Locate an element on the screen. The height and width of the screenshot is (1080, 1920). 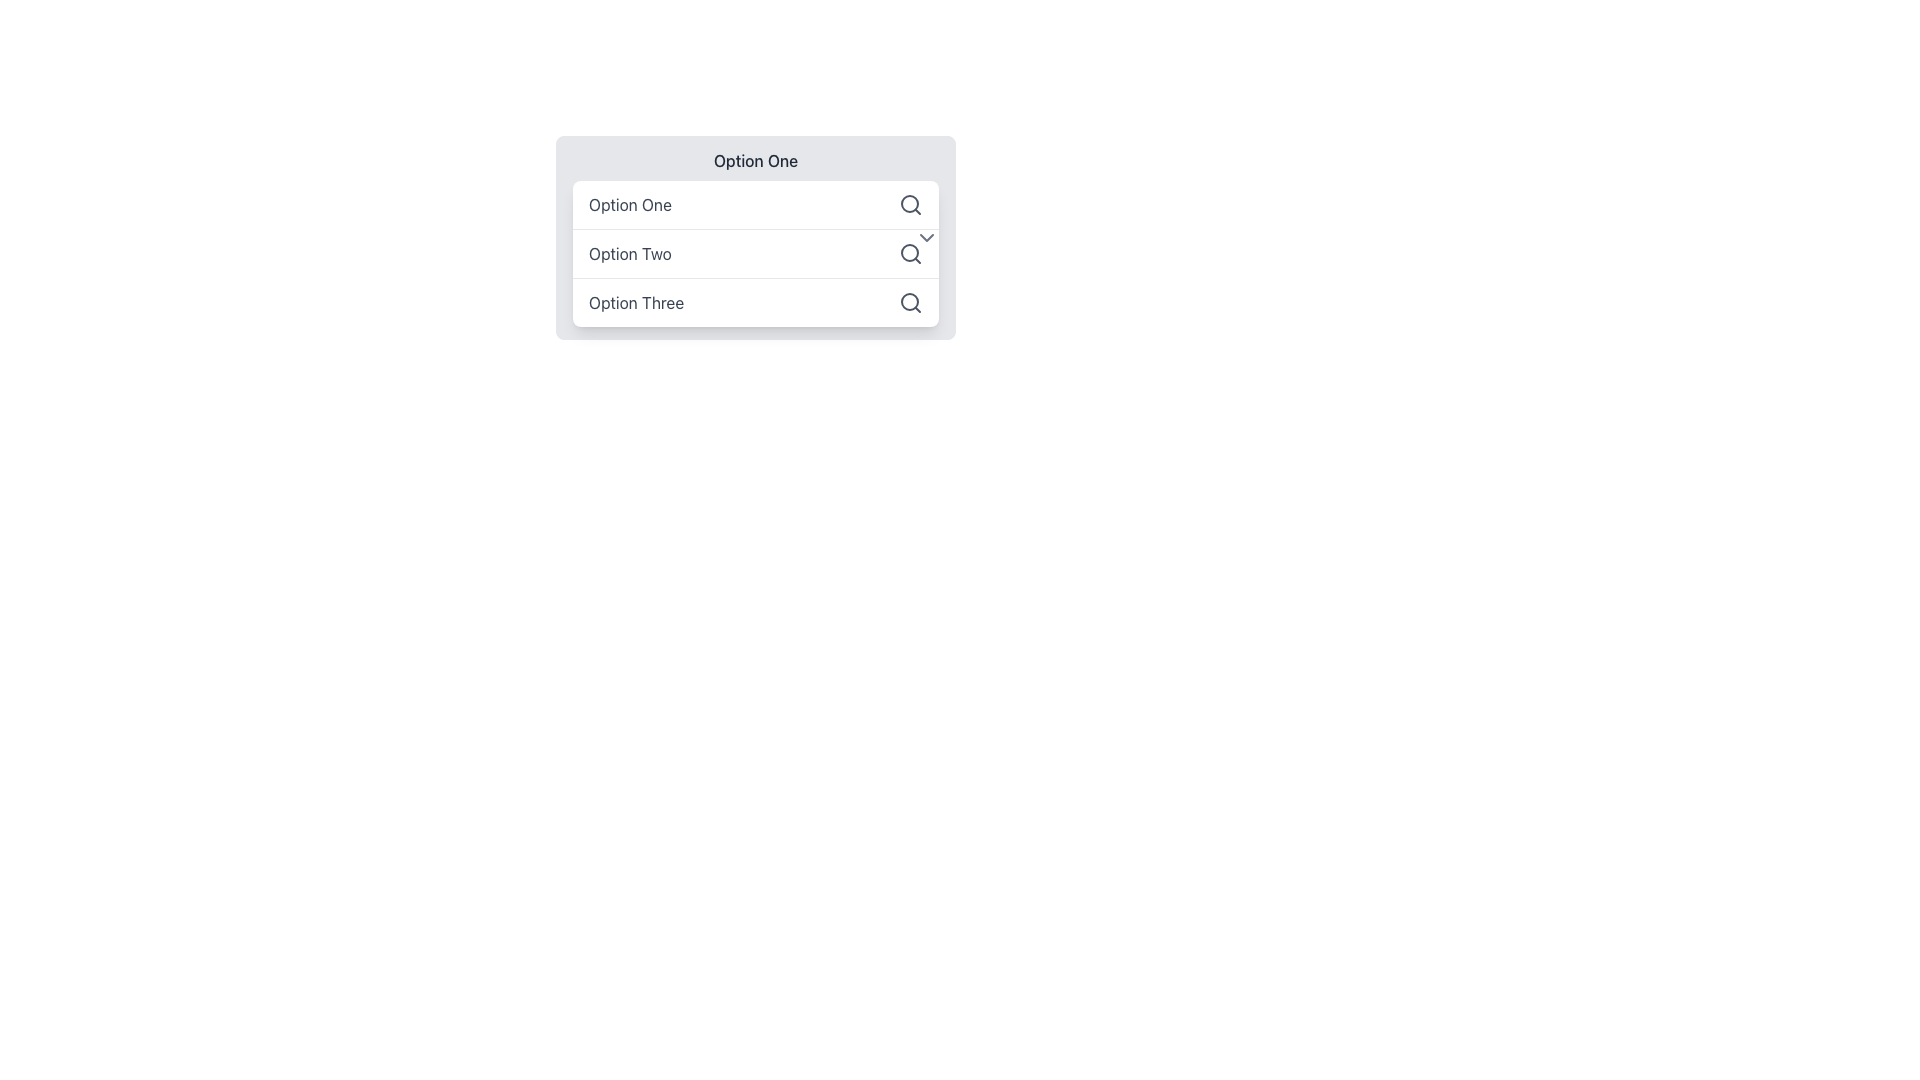
text content of the 'Option One' label in the first menu item of the dropdown list is located at coordinates (629, 204).